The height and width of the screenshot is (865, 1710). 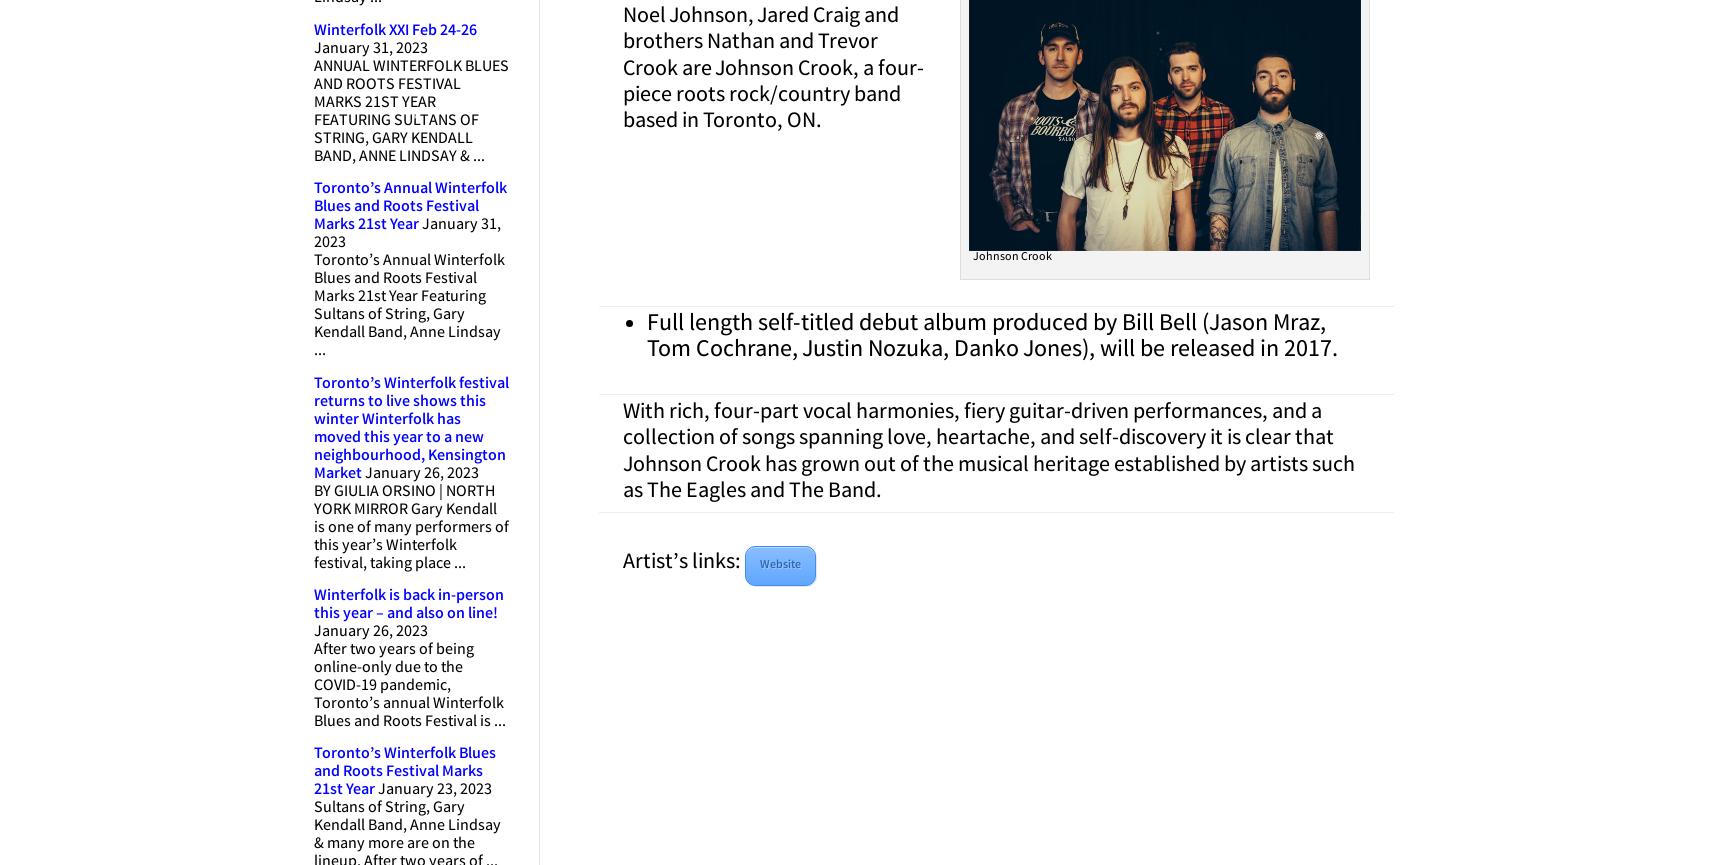 What do you see at coordinates (312, 526) in the screenshot?
I see `'BY GIULIA ORSINO | NORTH YORK MIRROR






Gary Kendall is one of many performers of this year’s Winterfolk festival, taking place ...'` at bounding box center [312, 526].